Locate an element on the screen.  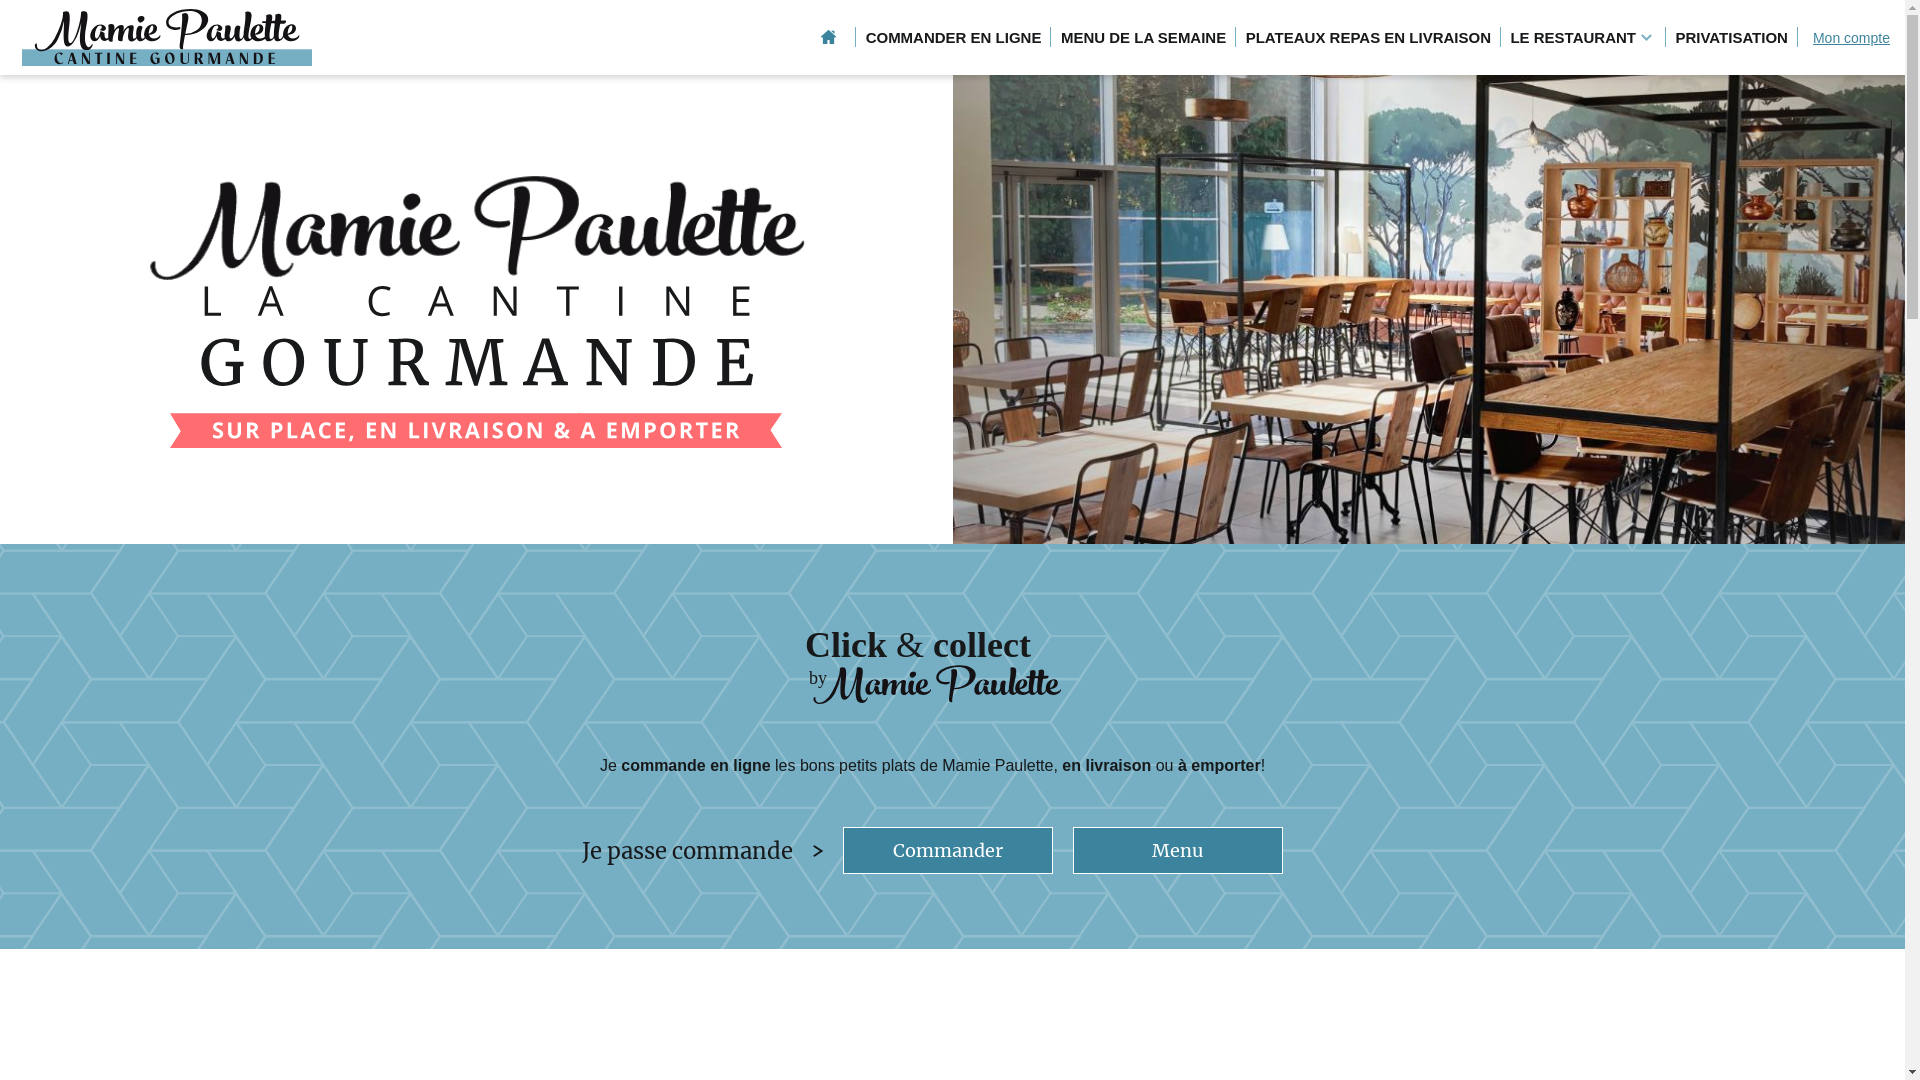
'Menu' is located at coordinates (1177, 850).